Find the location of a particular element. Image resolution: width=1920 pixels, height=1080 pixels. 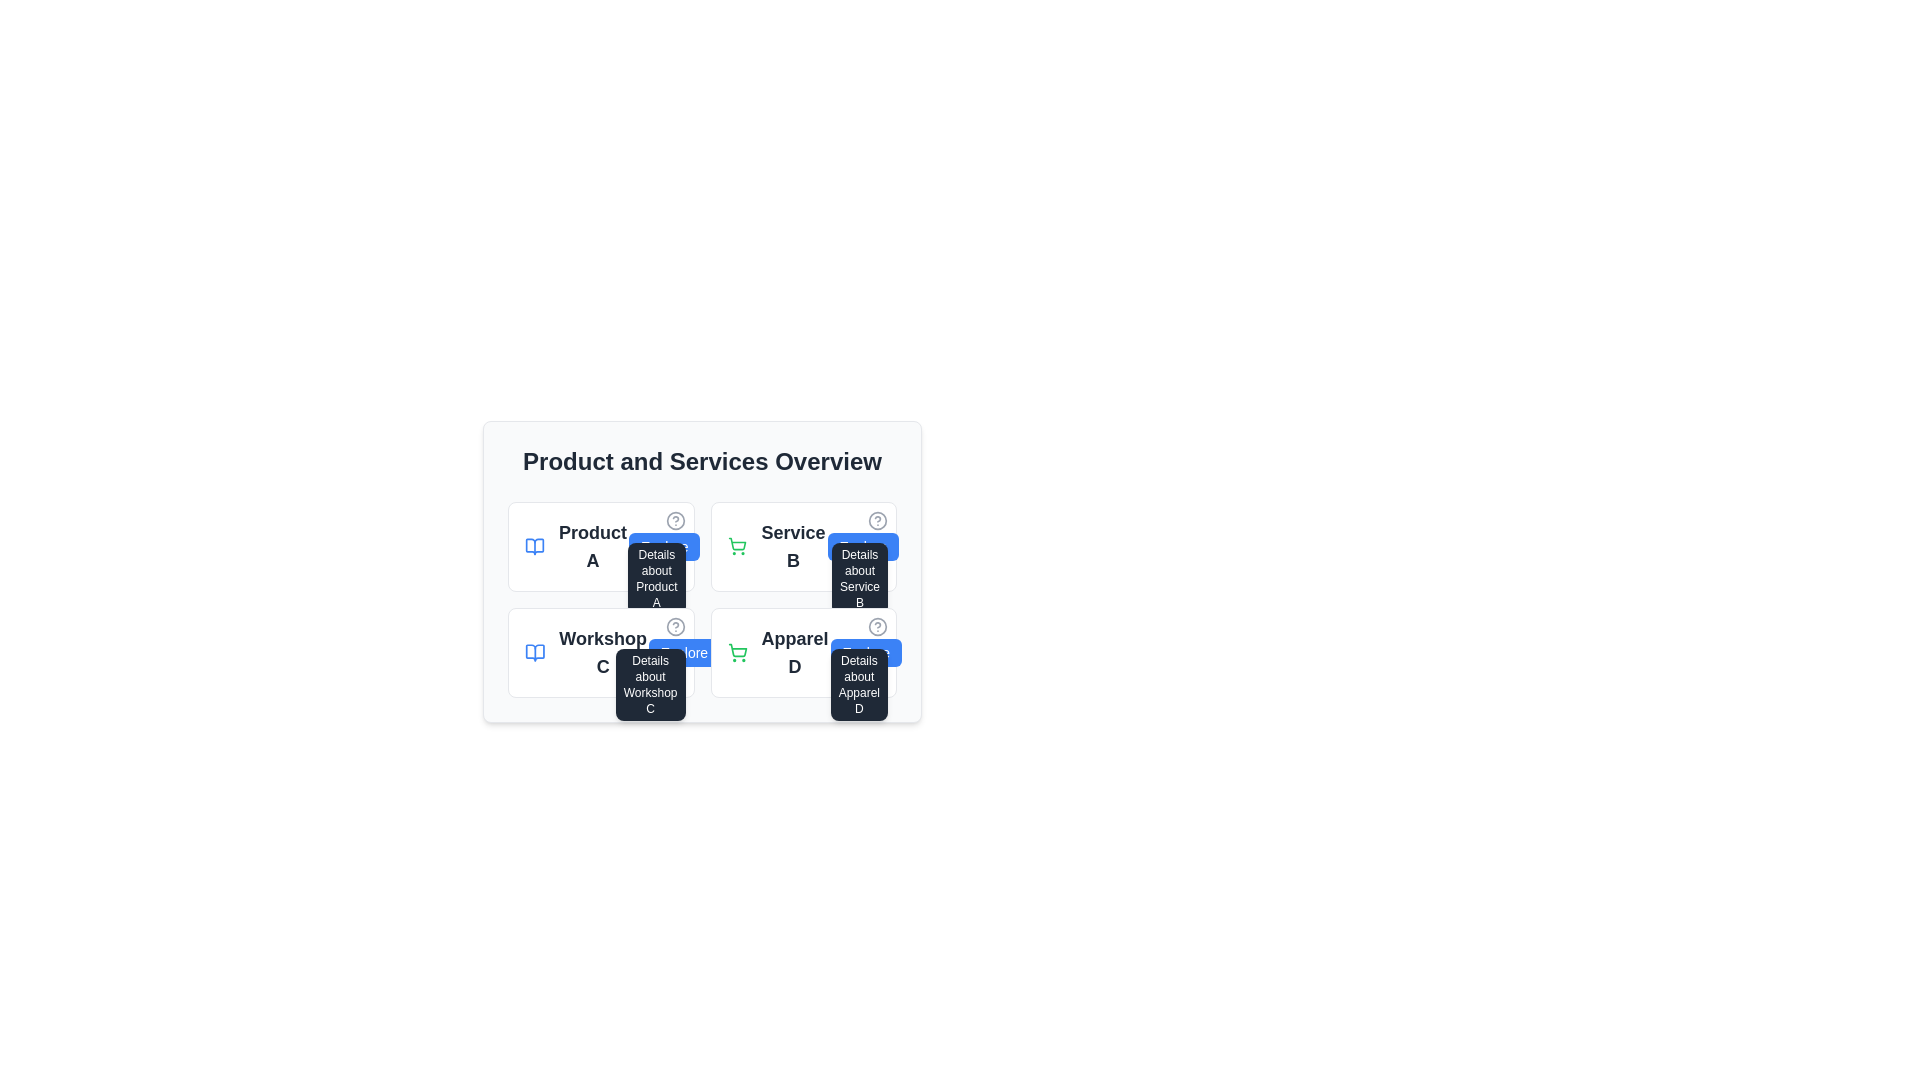

the text element that identifies a category or section in the 'Product and Services Overview', located in the bottom right quadrant below 'Service B' and next to 'Workshop C' is located at coordinates (794, 652).